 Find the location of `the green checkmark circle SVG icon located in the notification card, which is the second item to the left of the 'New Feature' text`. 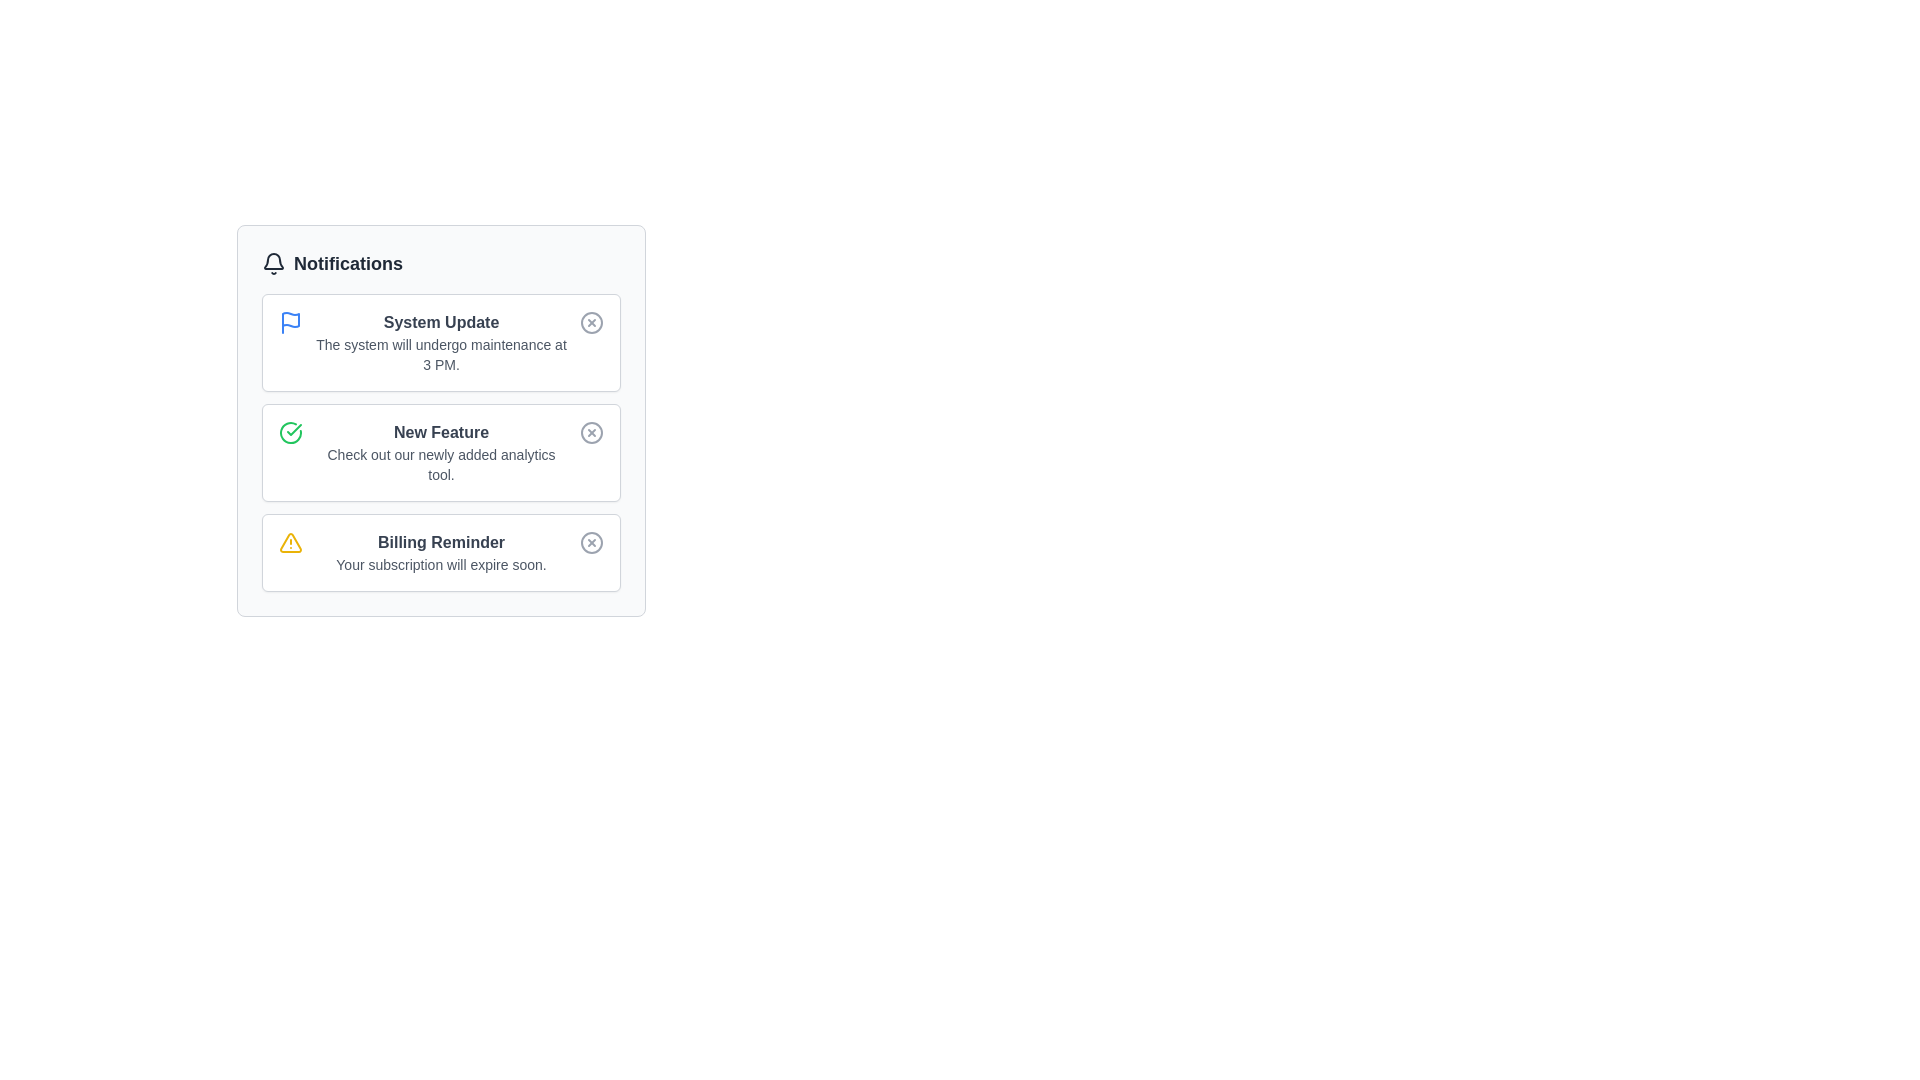

the green checkmark circle SVG icon located in the notification card, which is the second item to the left of the 'New Feature' text is located at coordinates (290, 431).